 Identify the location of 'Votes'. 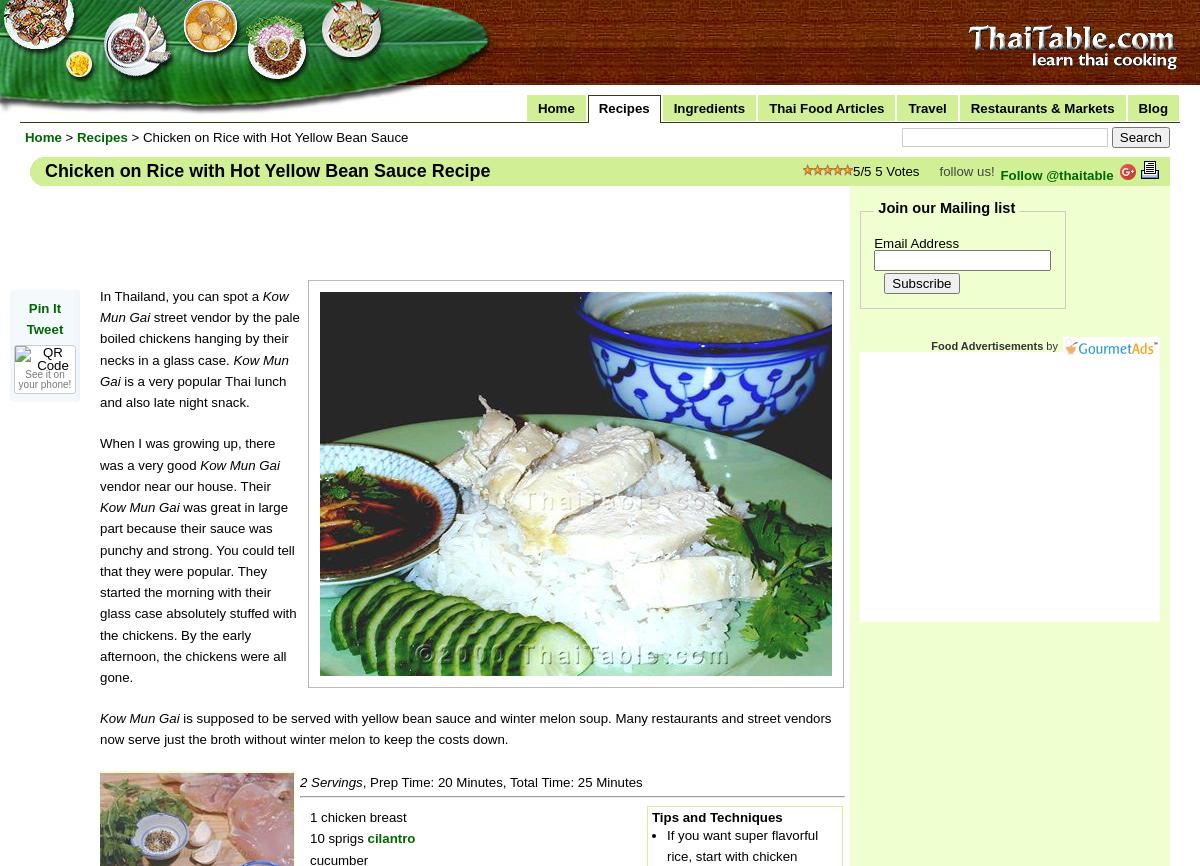
(881, 171).